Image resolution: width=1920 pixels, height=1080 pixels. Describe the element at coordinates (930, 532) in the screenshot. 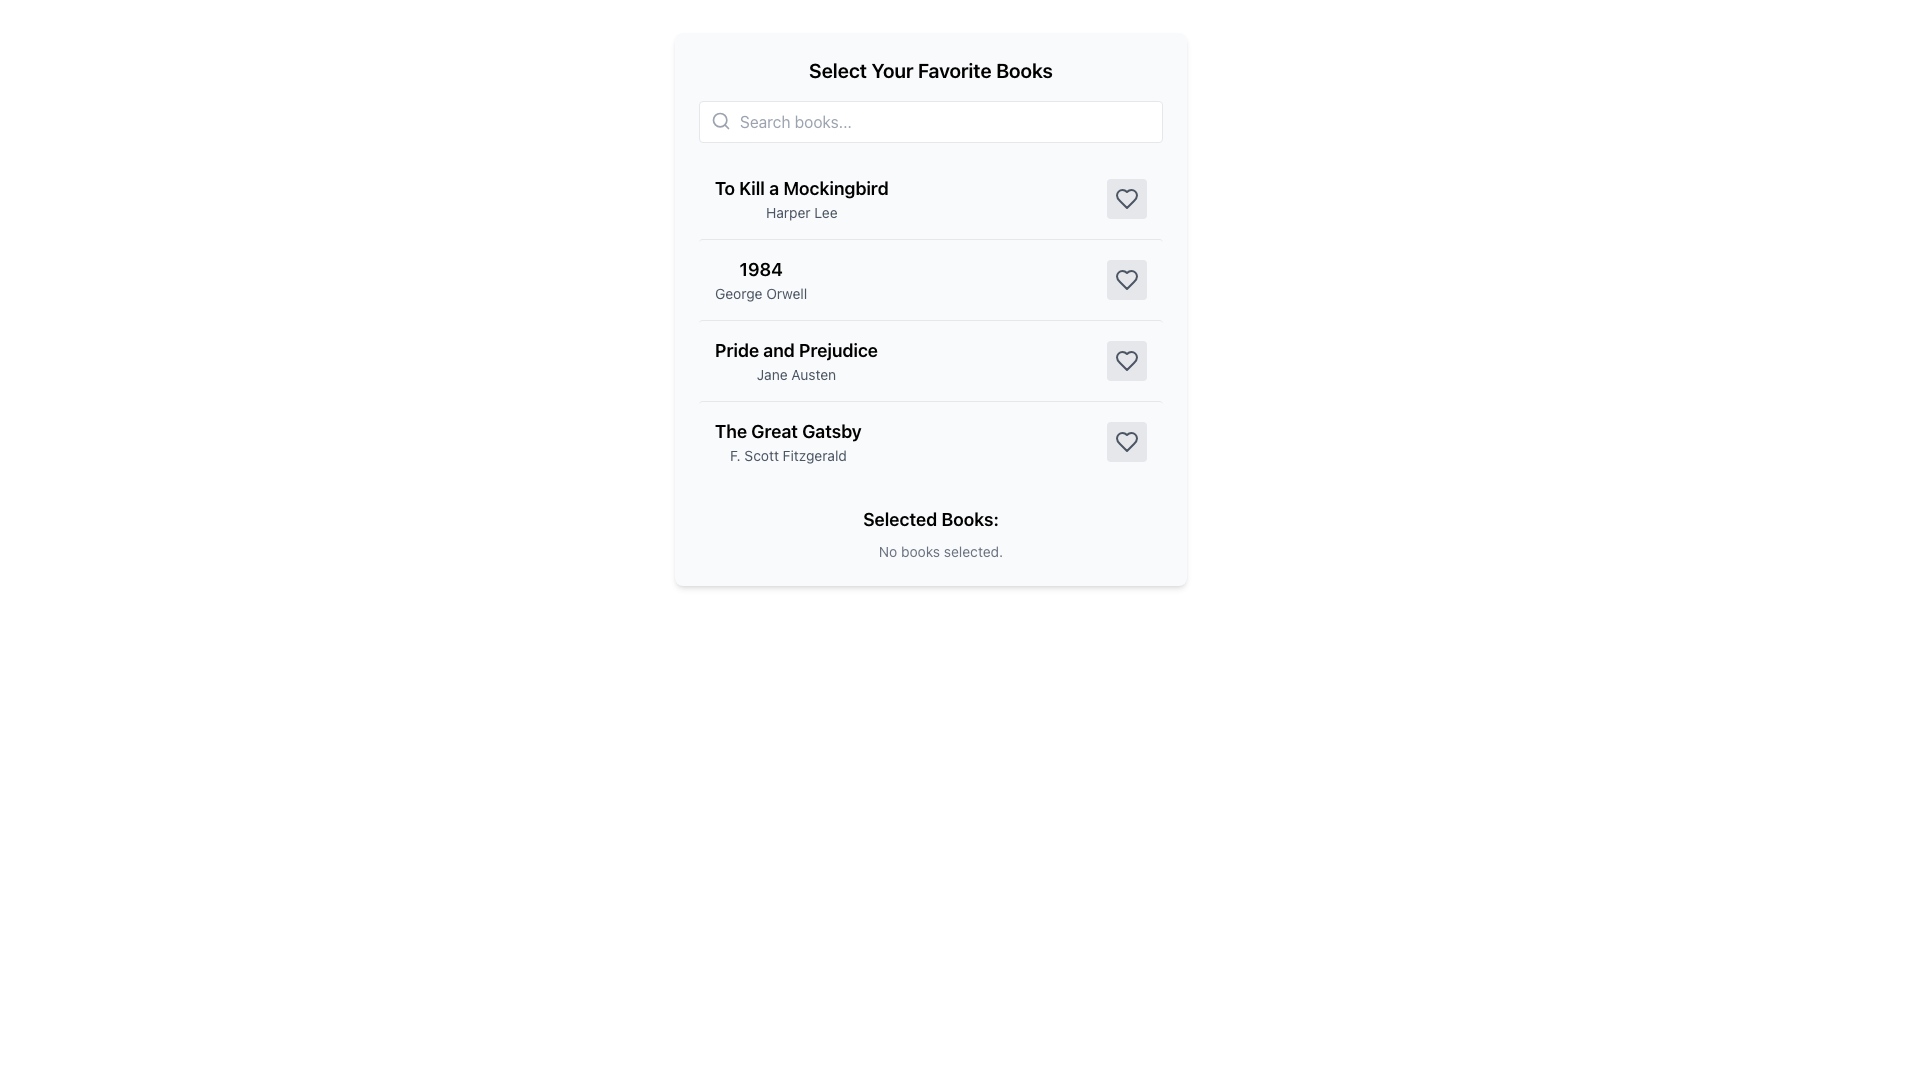

I see `the Text Display that shows a message about selected books, initially indicating that no books have been selected` at that location.